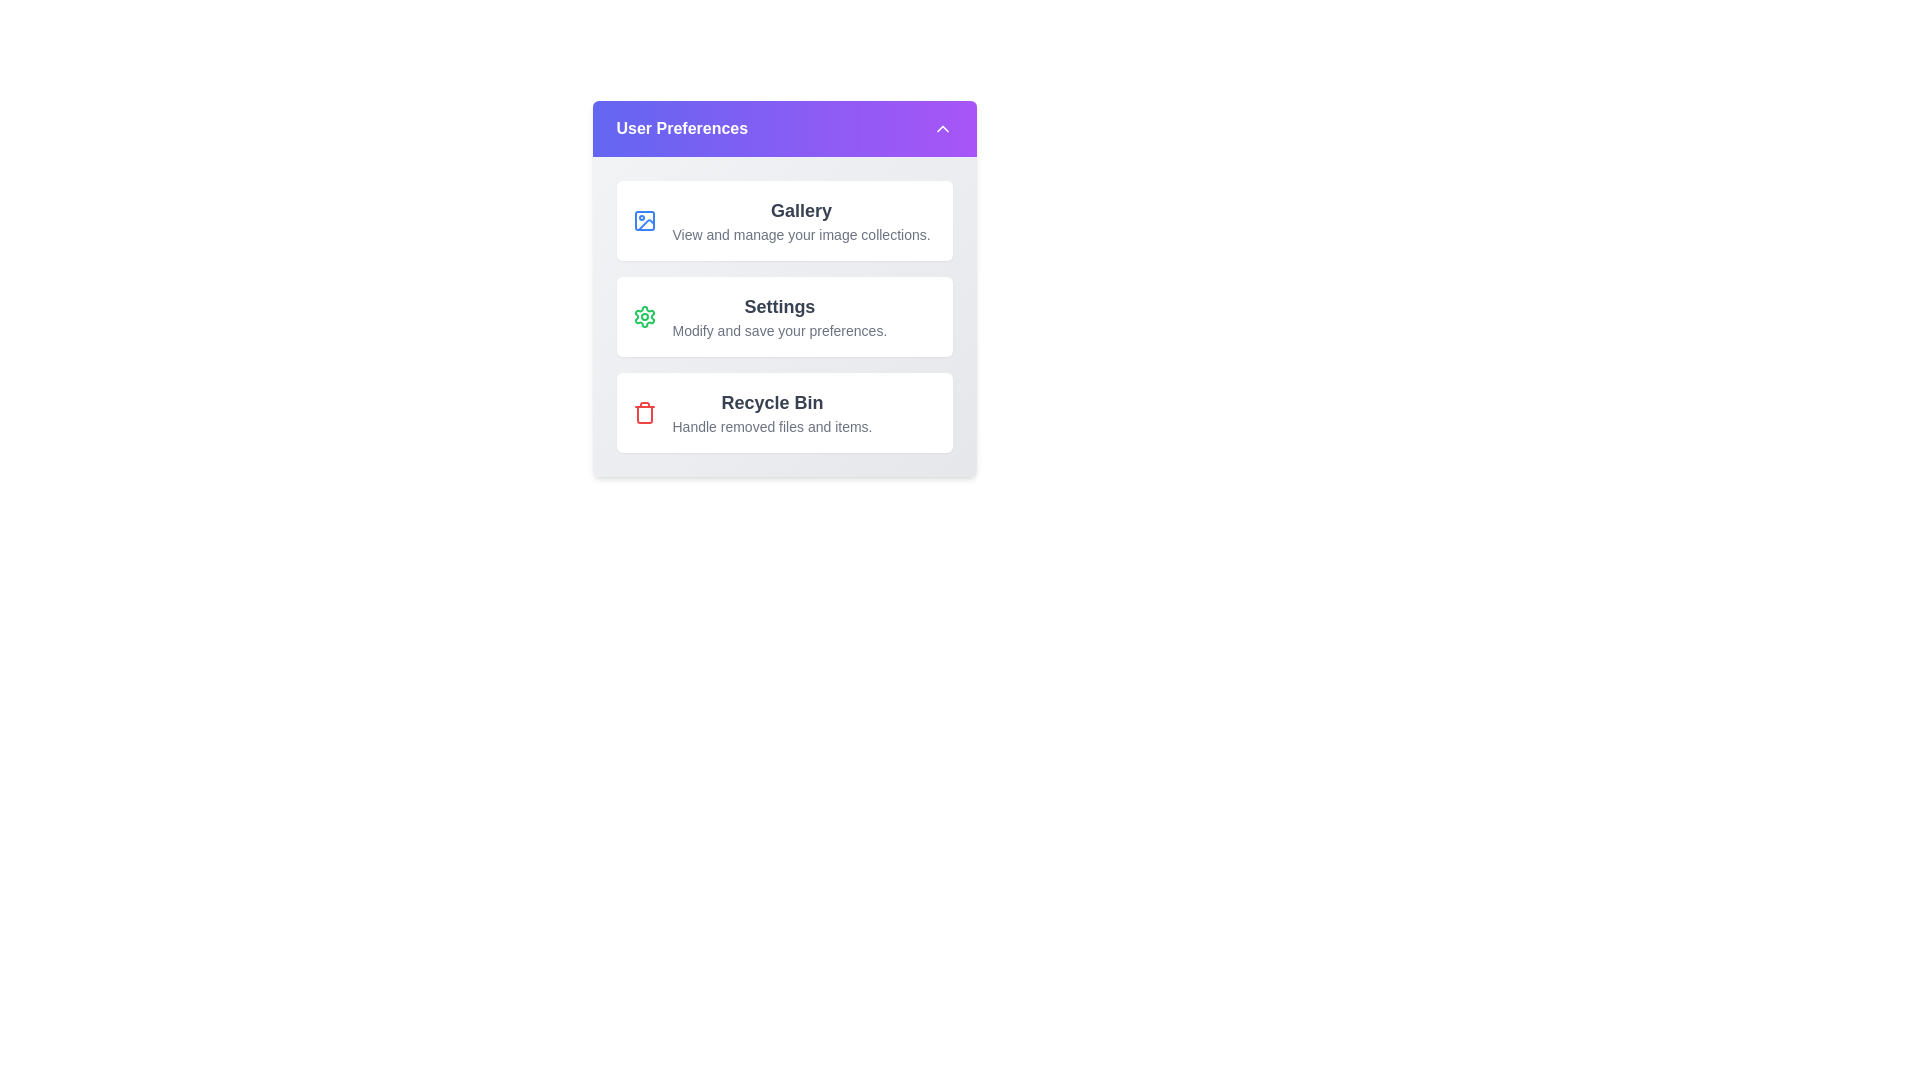  What do you see at coordinates (783, 220) in the screenshot?
I see `the preference item Gallery` at bounding box center [783, 220].